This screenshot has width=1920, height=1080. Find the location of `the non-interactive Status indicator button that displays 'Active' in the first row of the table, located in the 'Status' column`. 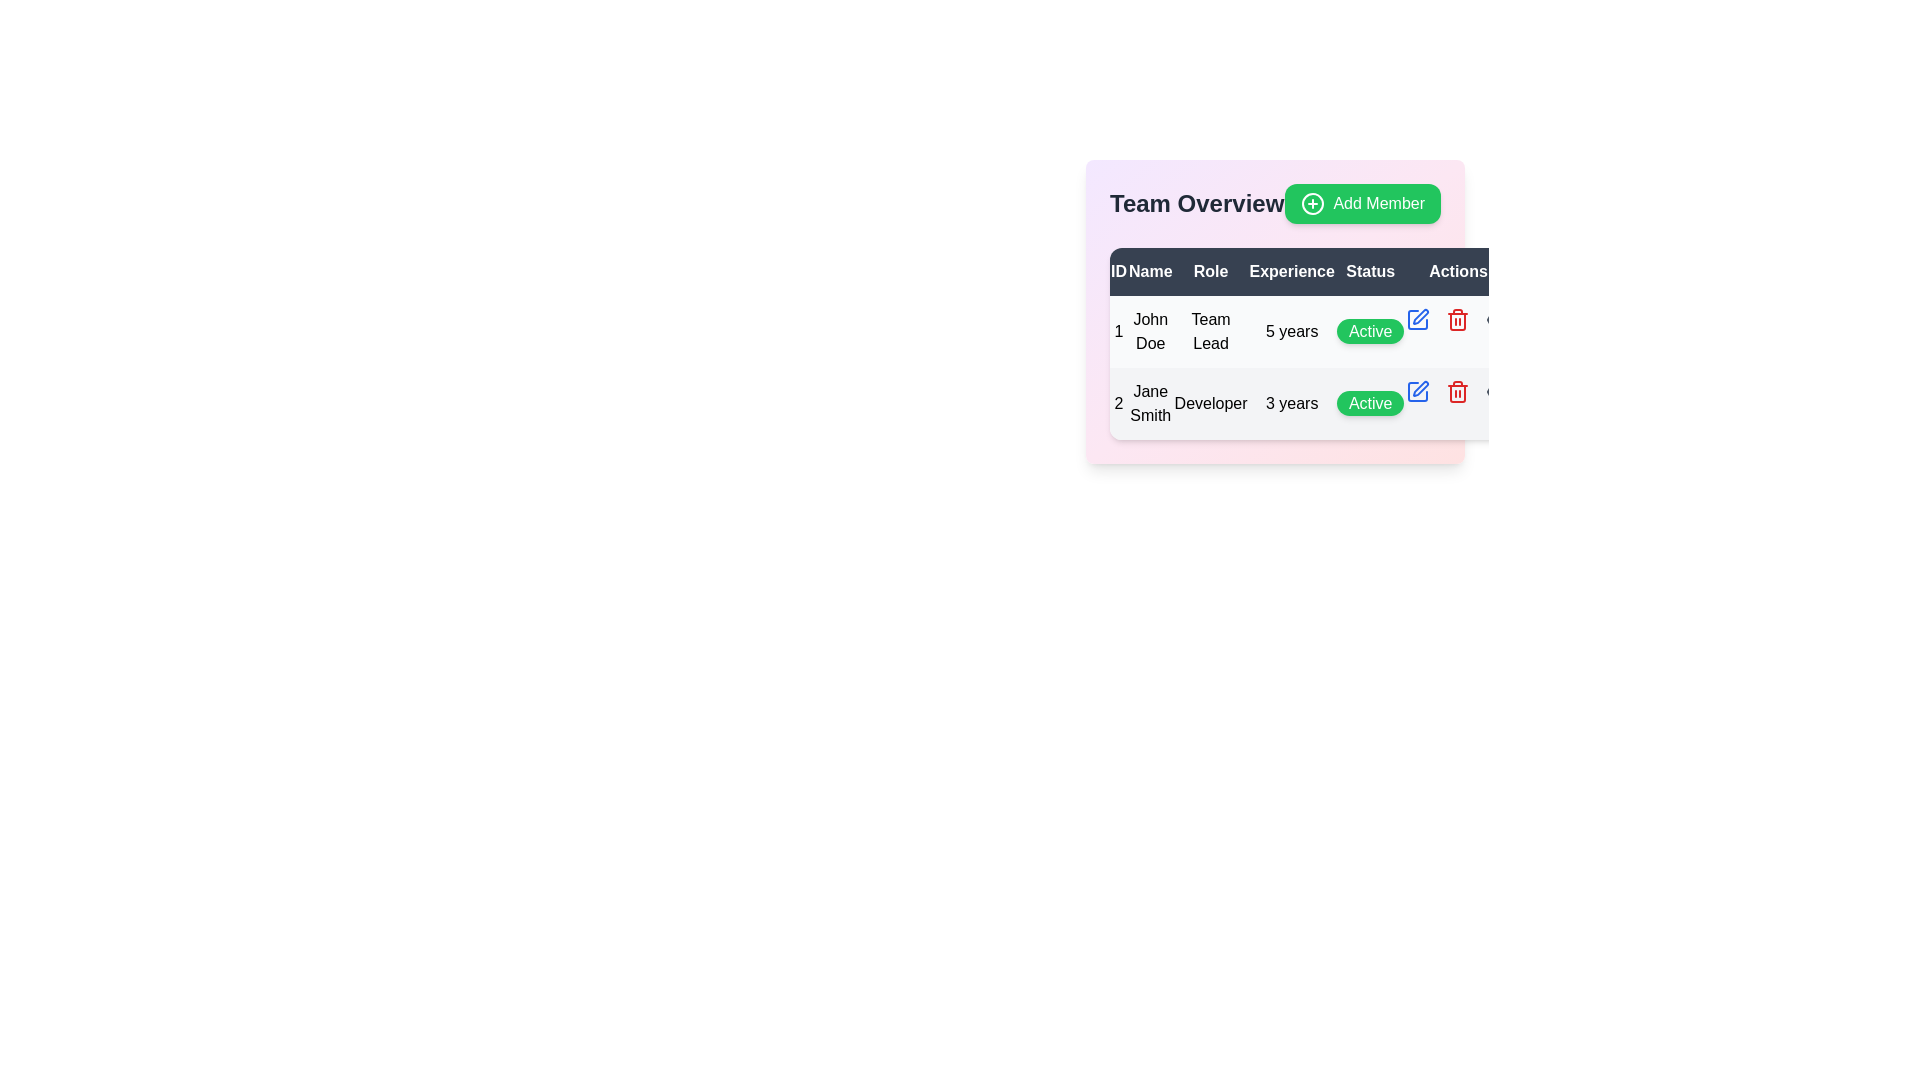

the non-interactive Status indicator button that displays 'Active' in the first row of the table, located in the 'Status' column is located at coordinates (1369, 330).